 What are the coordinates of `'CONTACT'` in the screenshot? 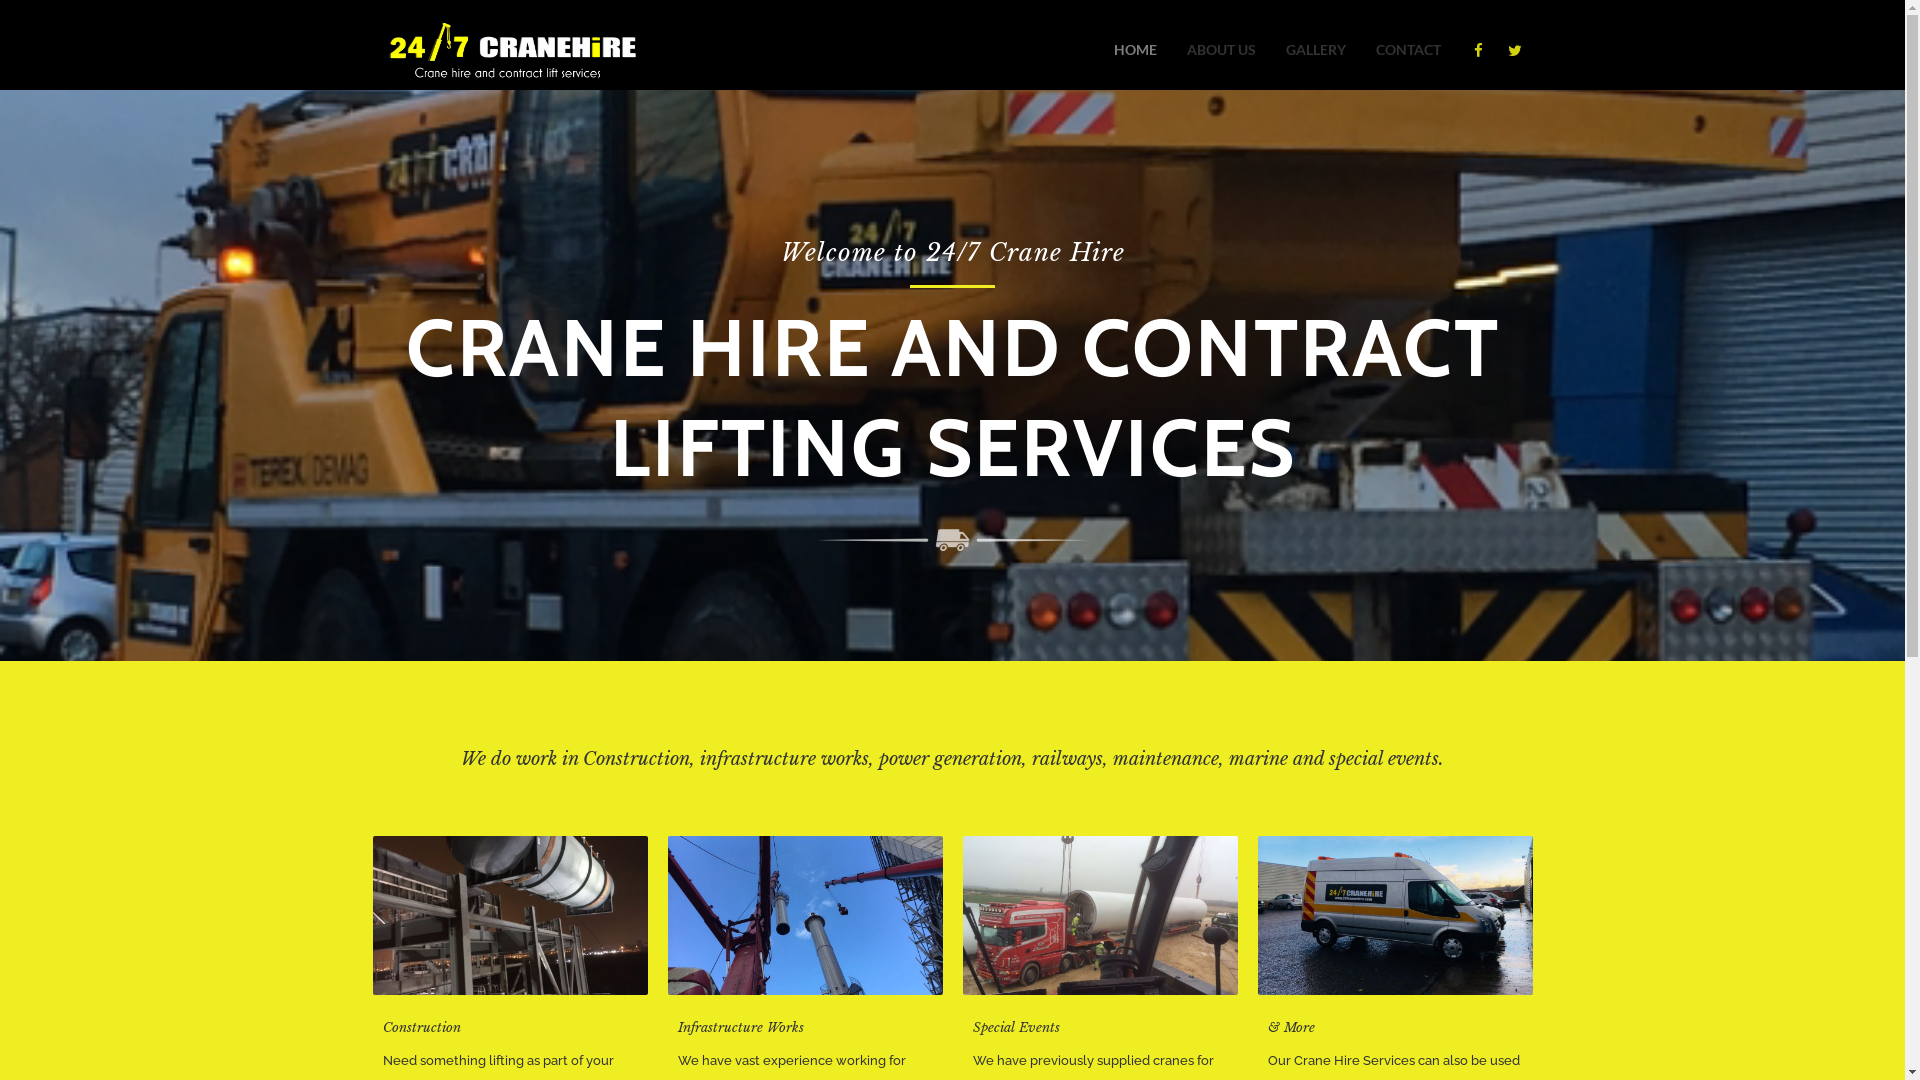 It's located at (1407, 49).